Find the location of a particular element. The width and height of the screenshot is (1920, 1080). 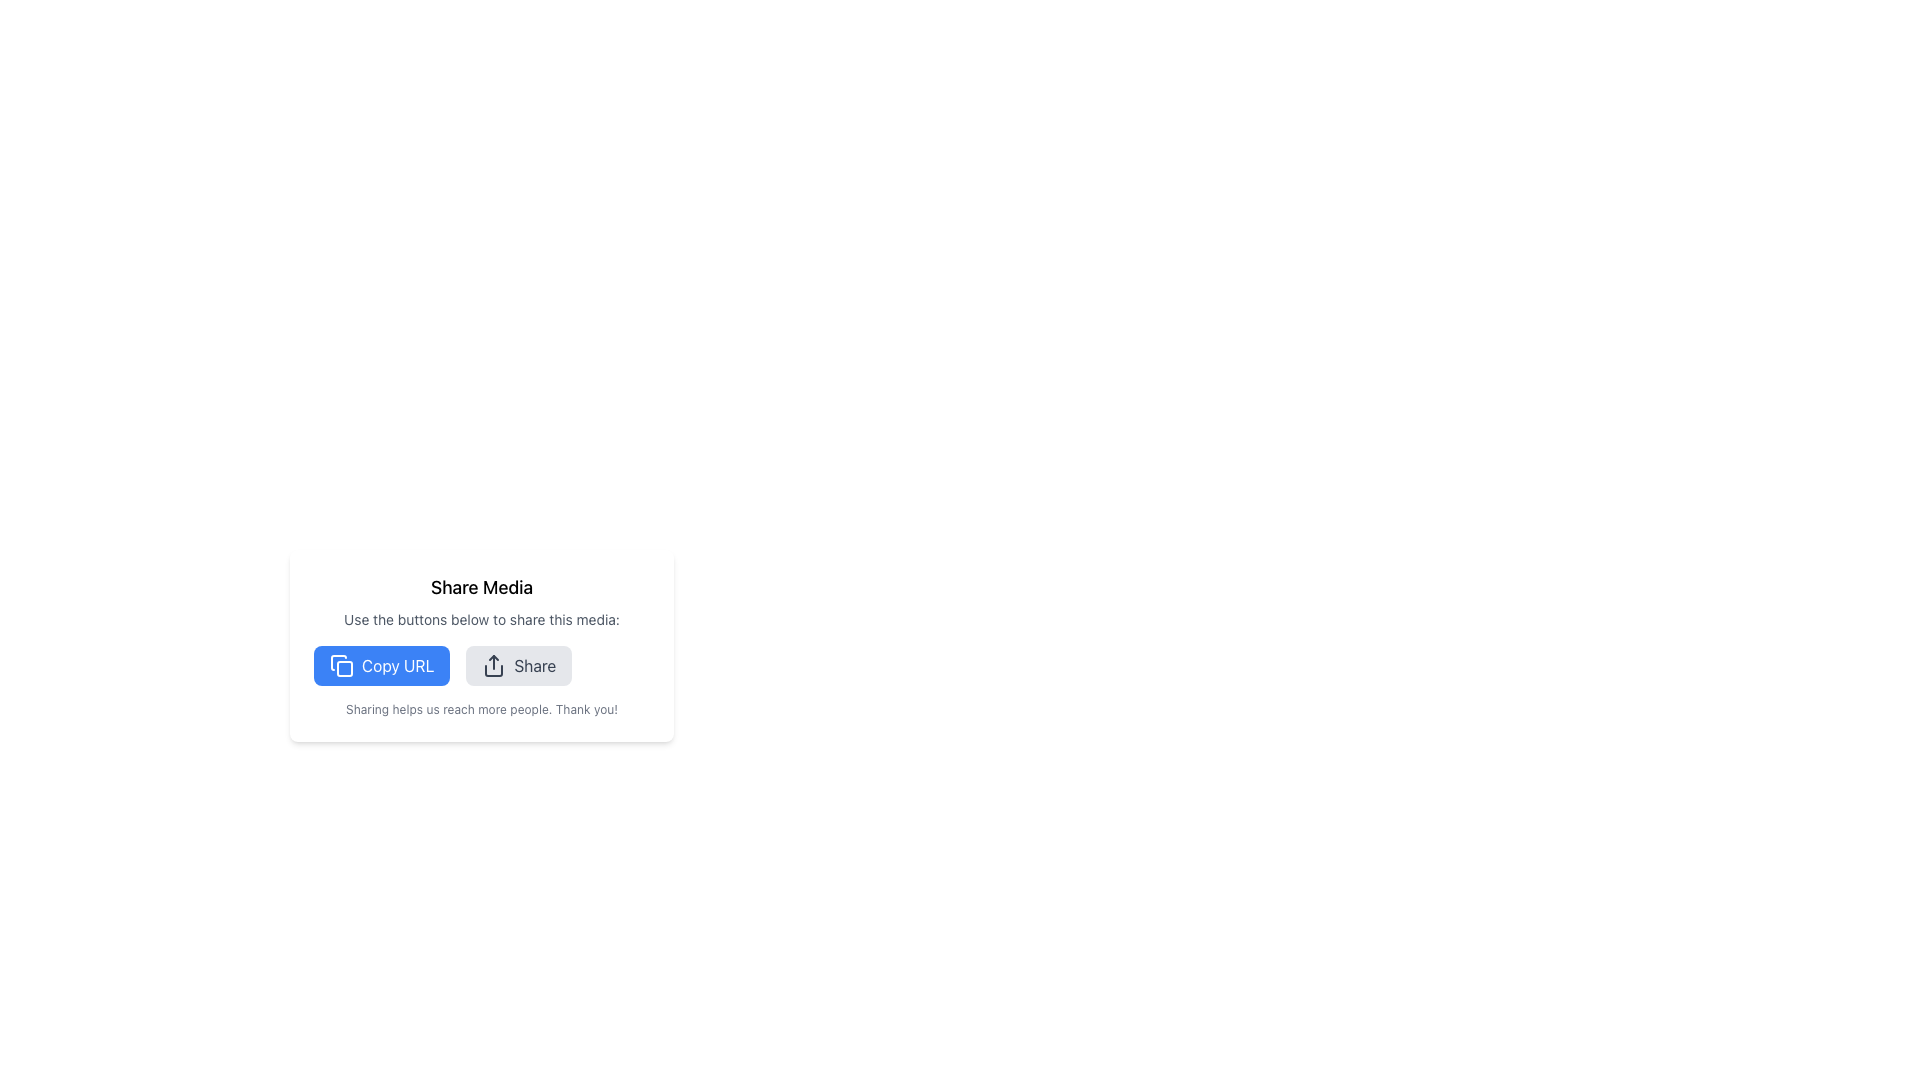

the 'copy' icon, which is represented by two overlapping rectangles, located to the left of the 'Copy URL' text within the blue 'Copy URL' button is located at coordinates (341, 666).